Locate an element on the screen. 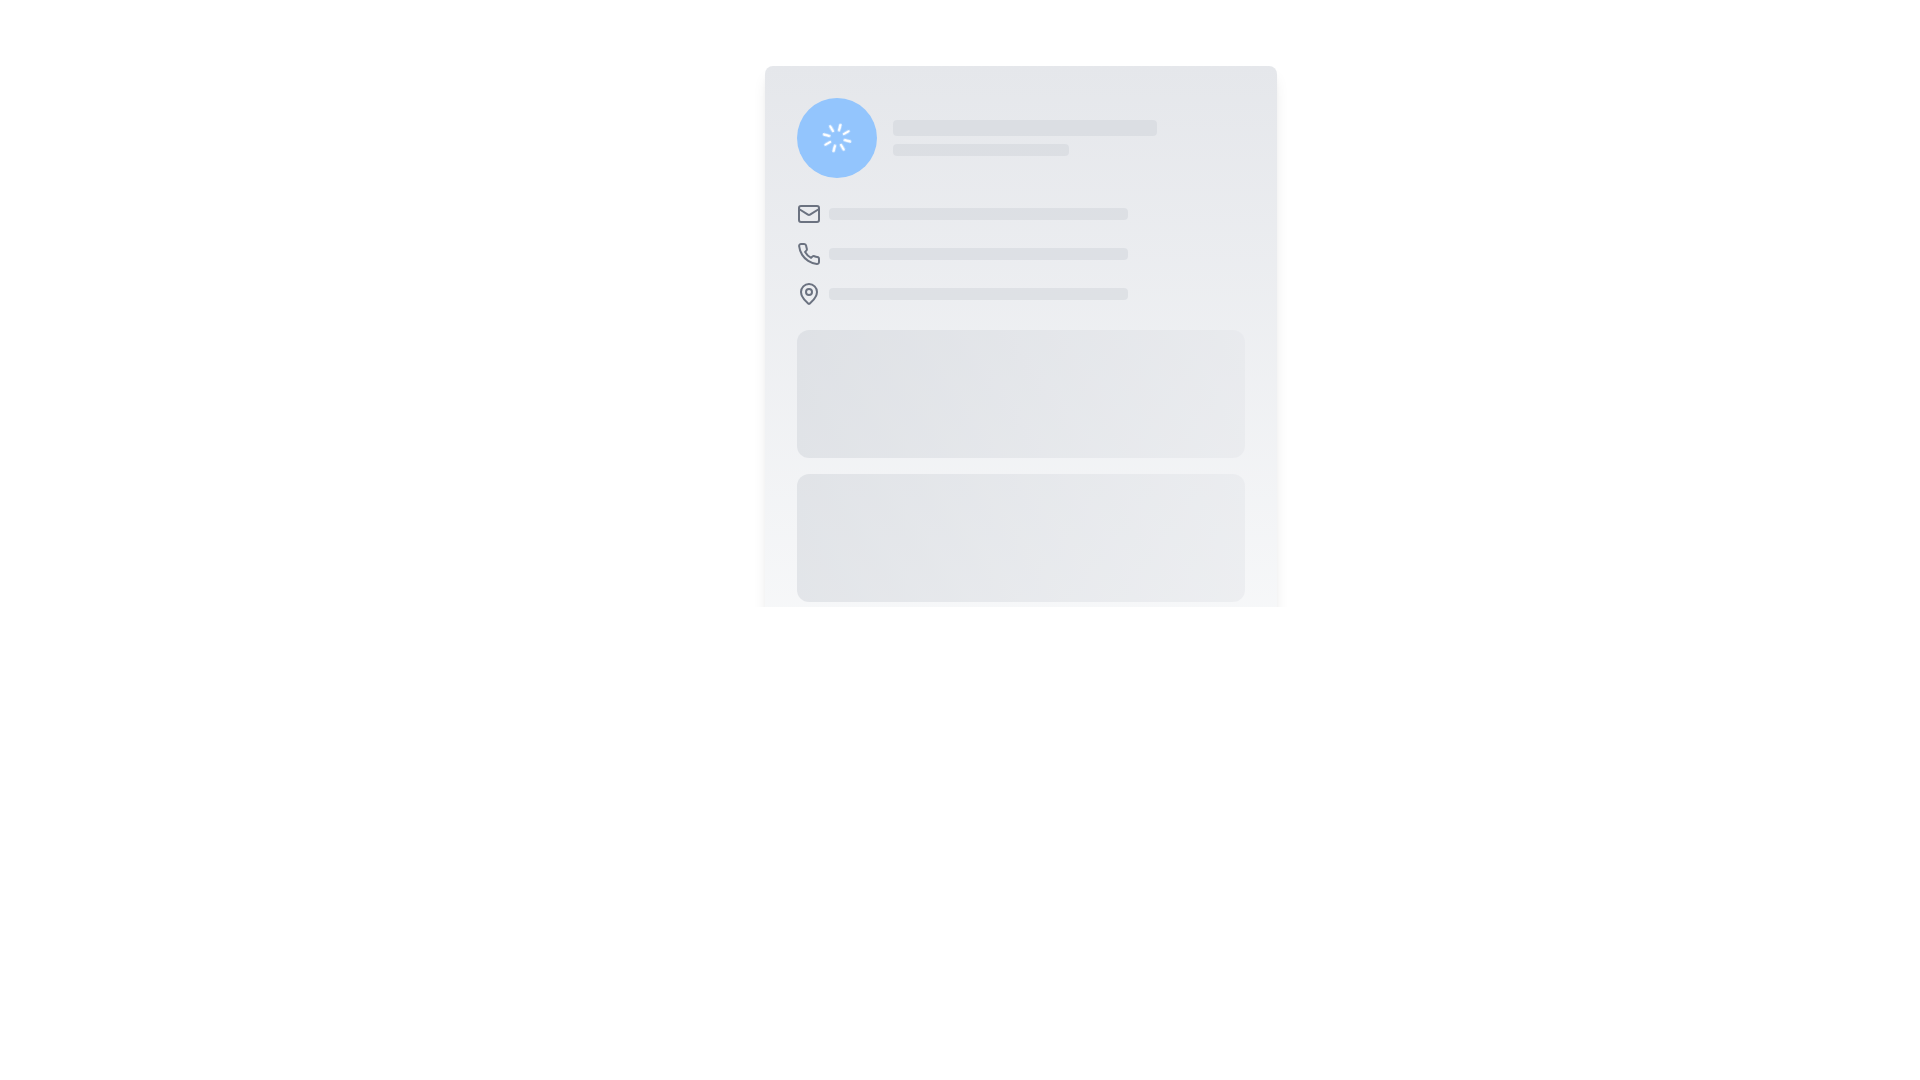 The width and height of the screenshot is (1920, 1080). the Loading placeholder with animations located in the upper right portion of its containing block, adjacent to the spinning loader is located at coordinates (1067, 137).